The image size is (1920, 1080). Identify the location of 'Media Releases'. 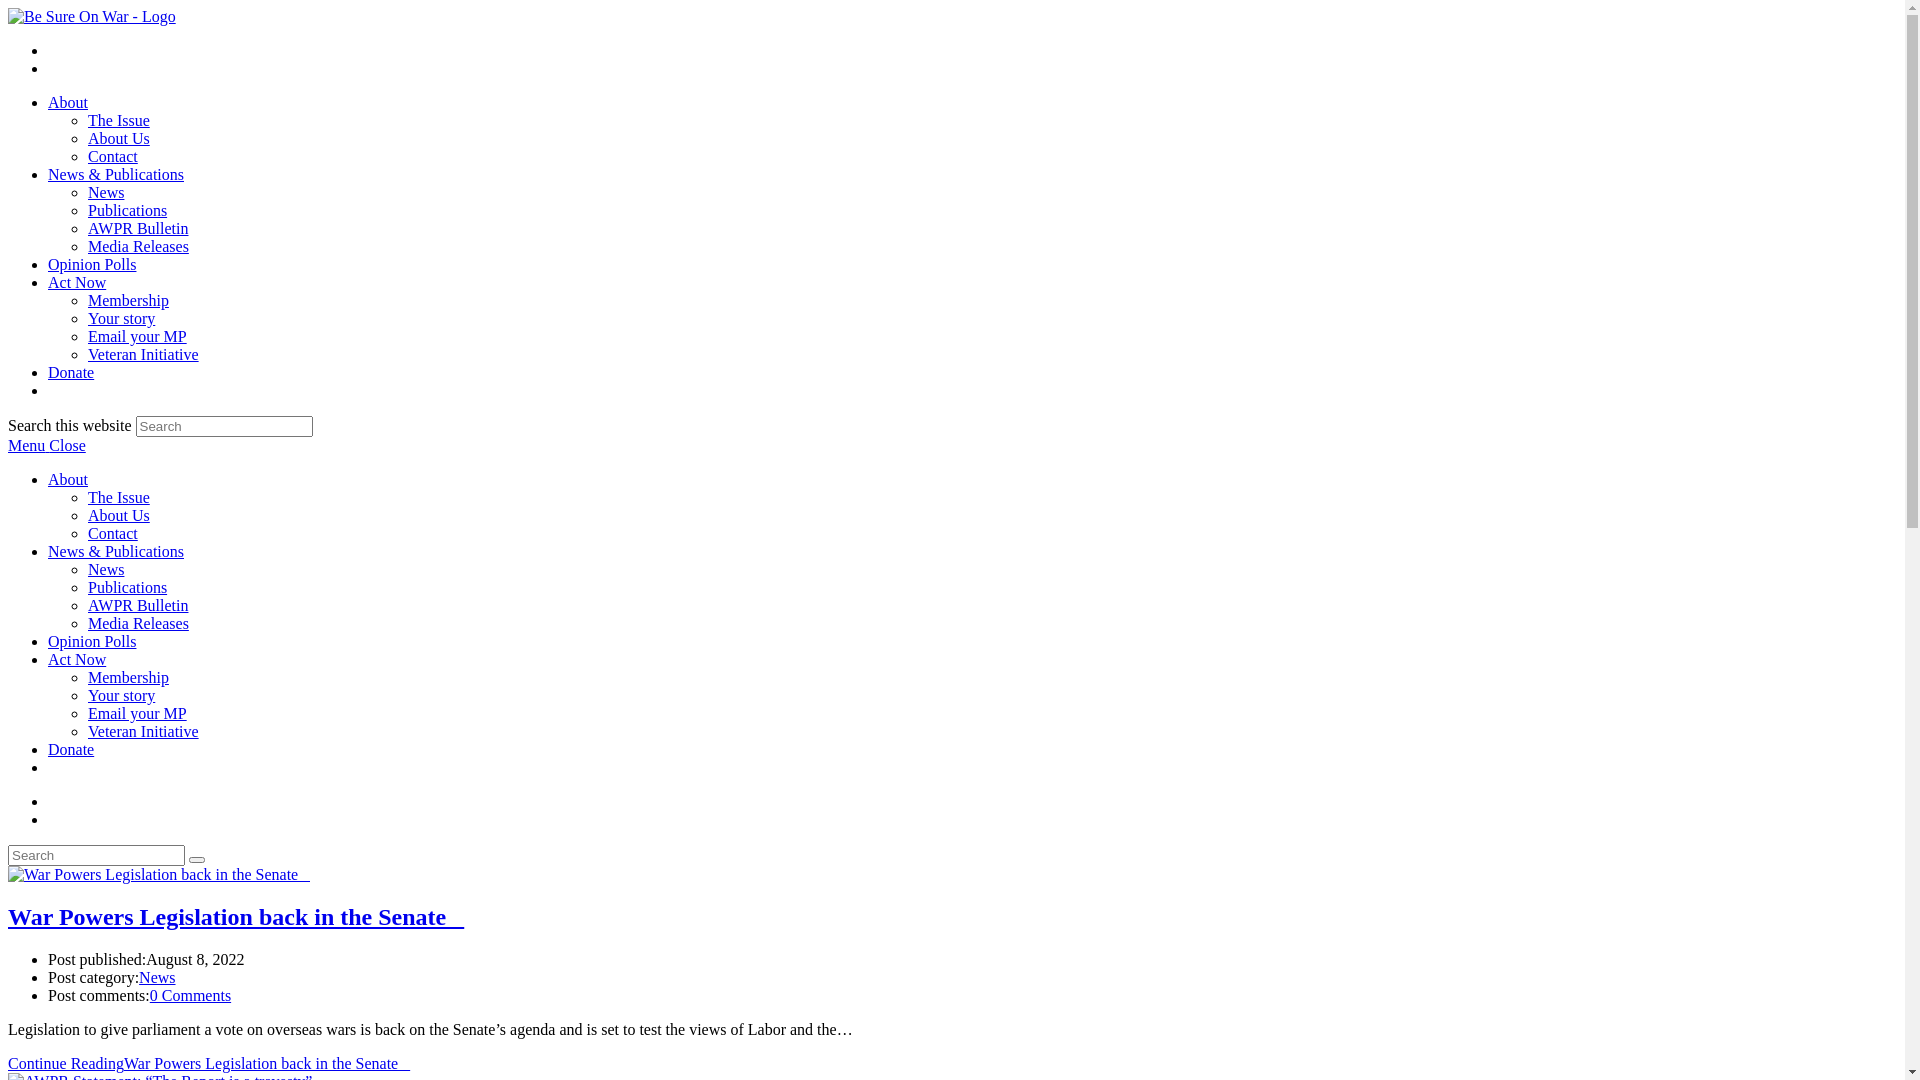
(137, 245).